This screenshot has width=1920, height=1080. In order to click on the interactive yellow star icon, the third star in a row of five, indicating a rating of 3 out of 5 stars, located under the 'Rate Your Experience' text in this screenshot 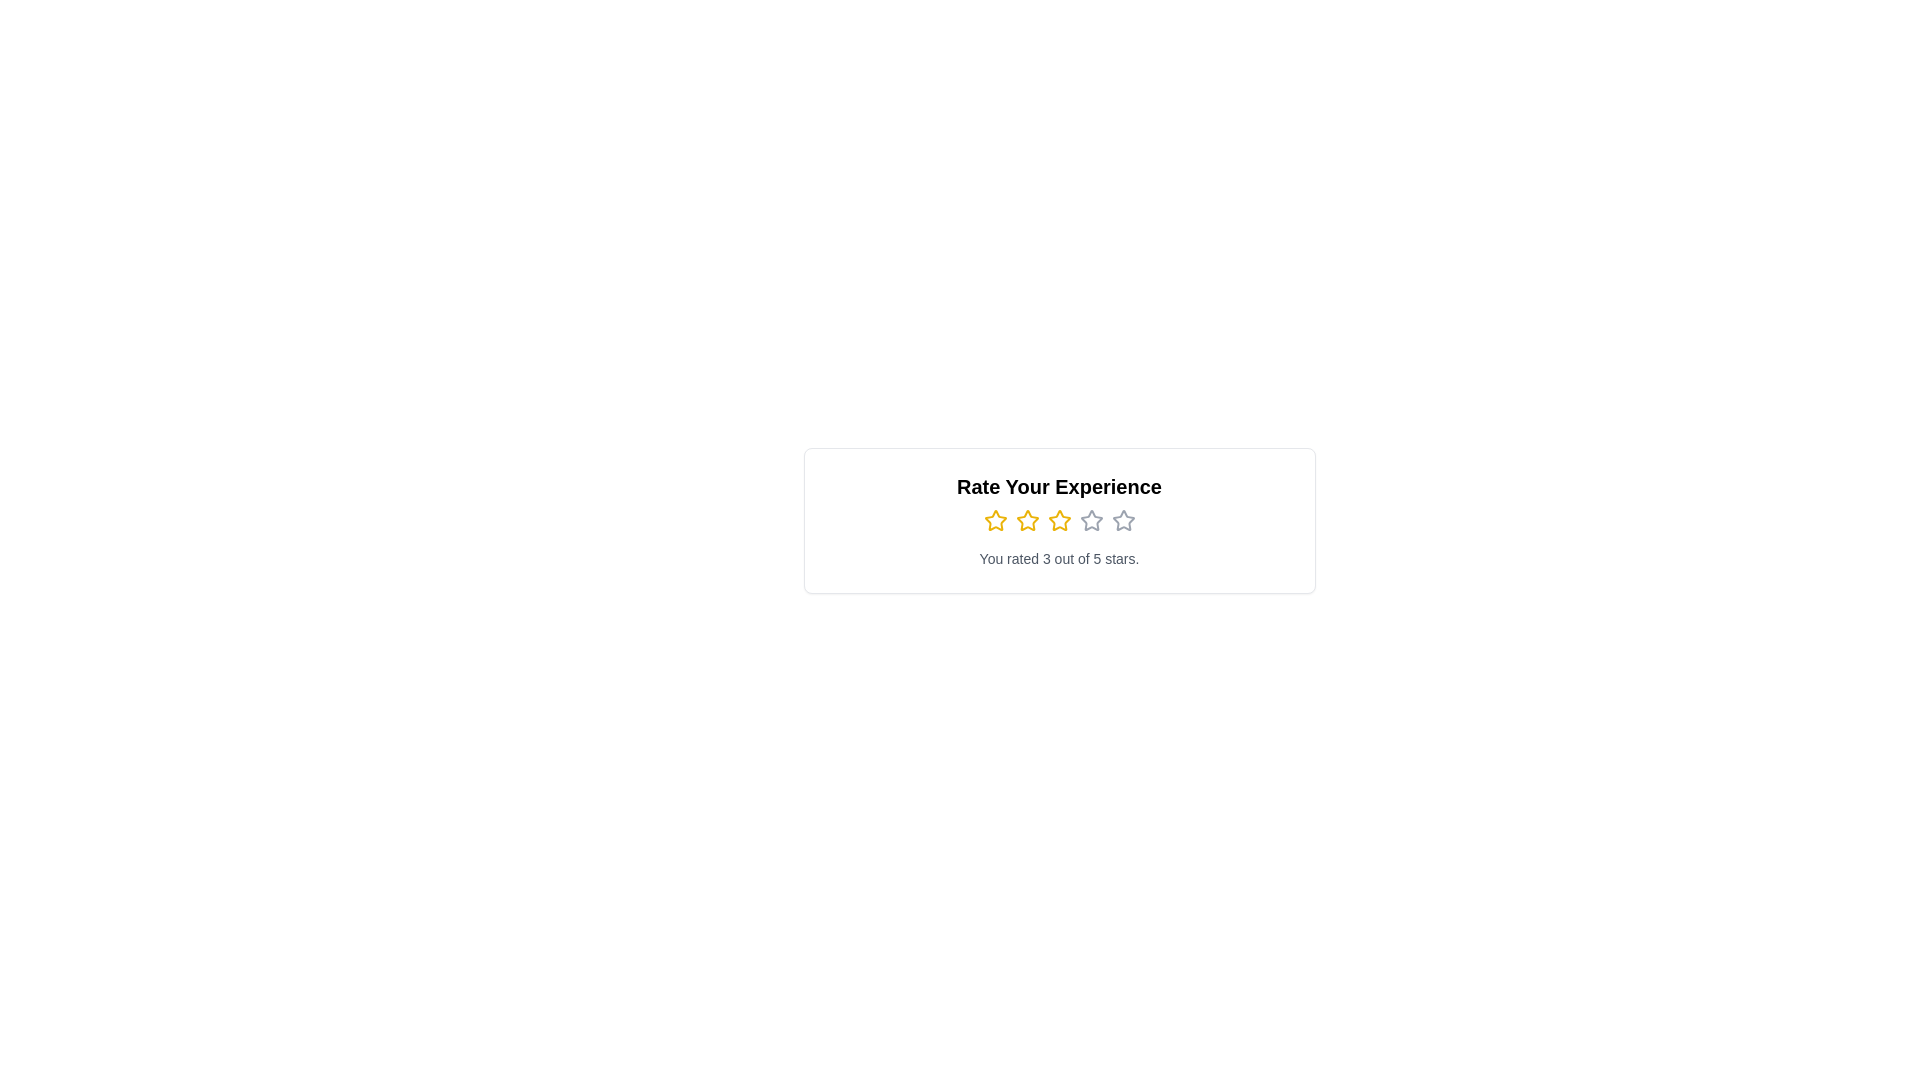, I will do `click(1058, 519)`.